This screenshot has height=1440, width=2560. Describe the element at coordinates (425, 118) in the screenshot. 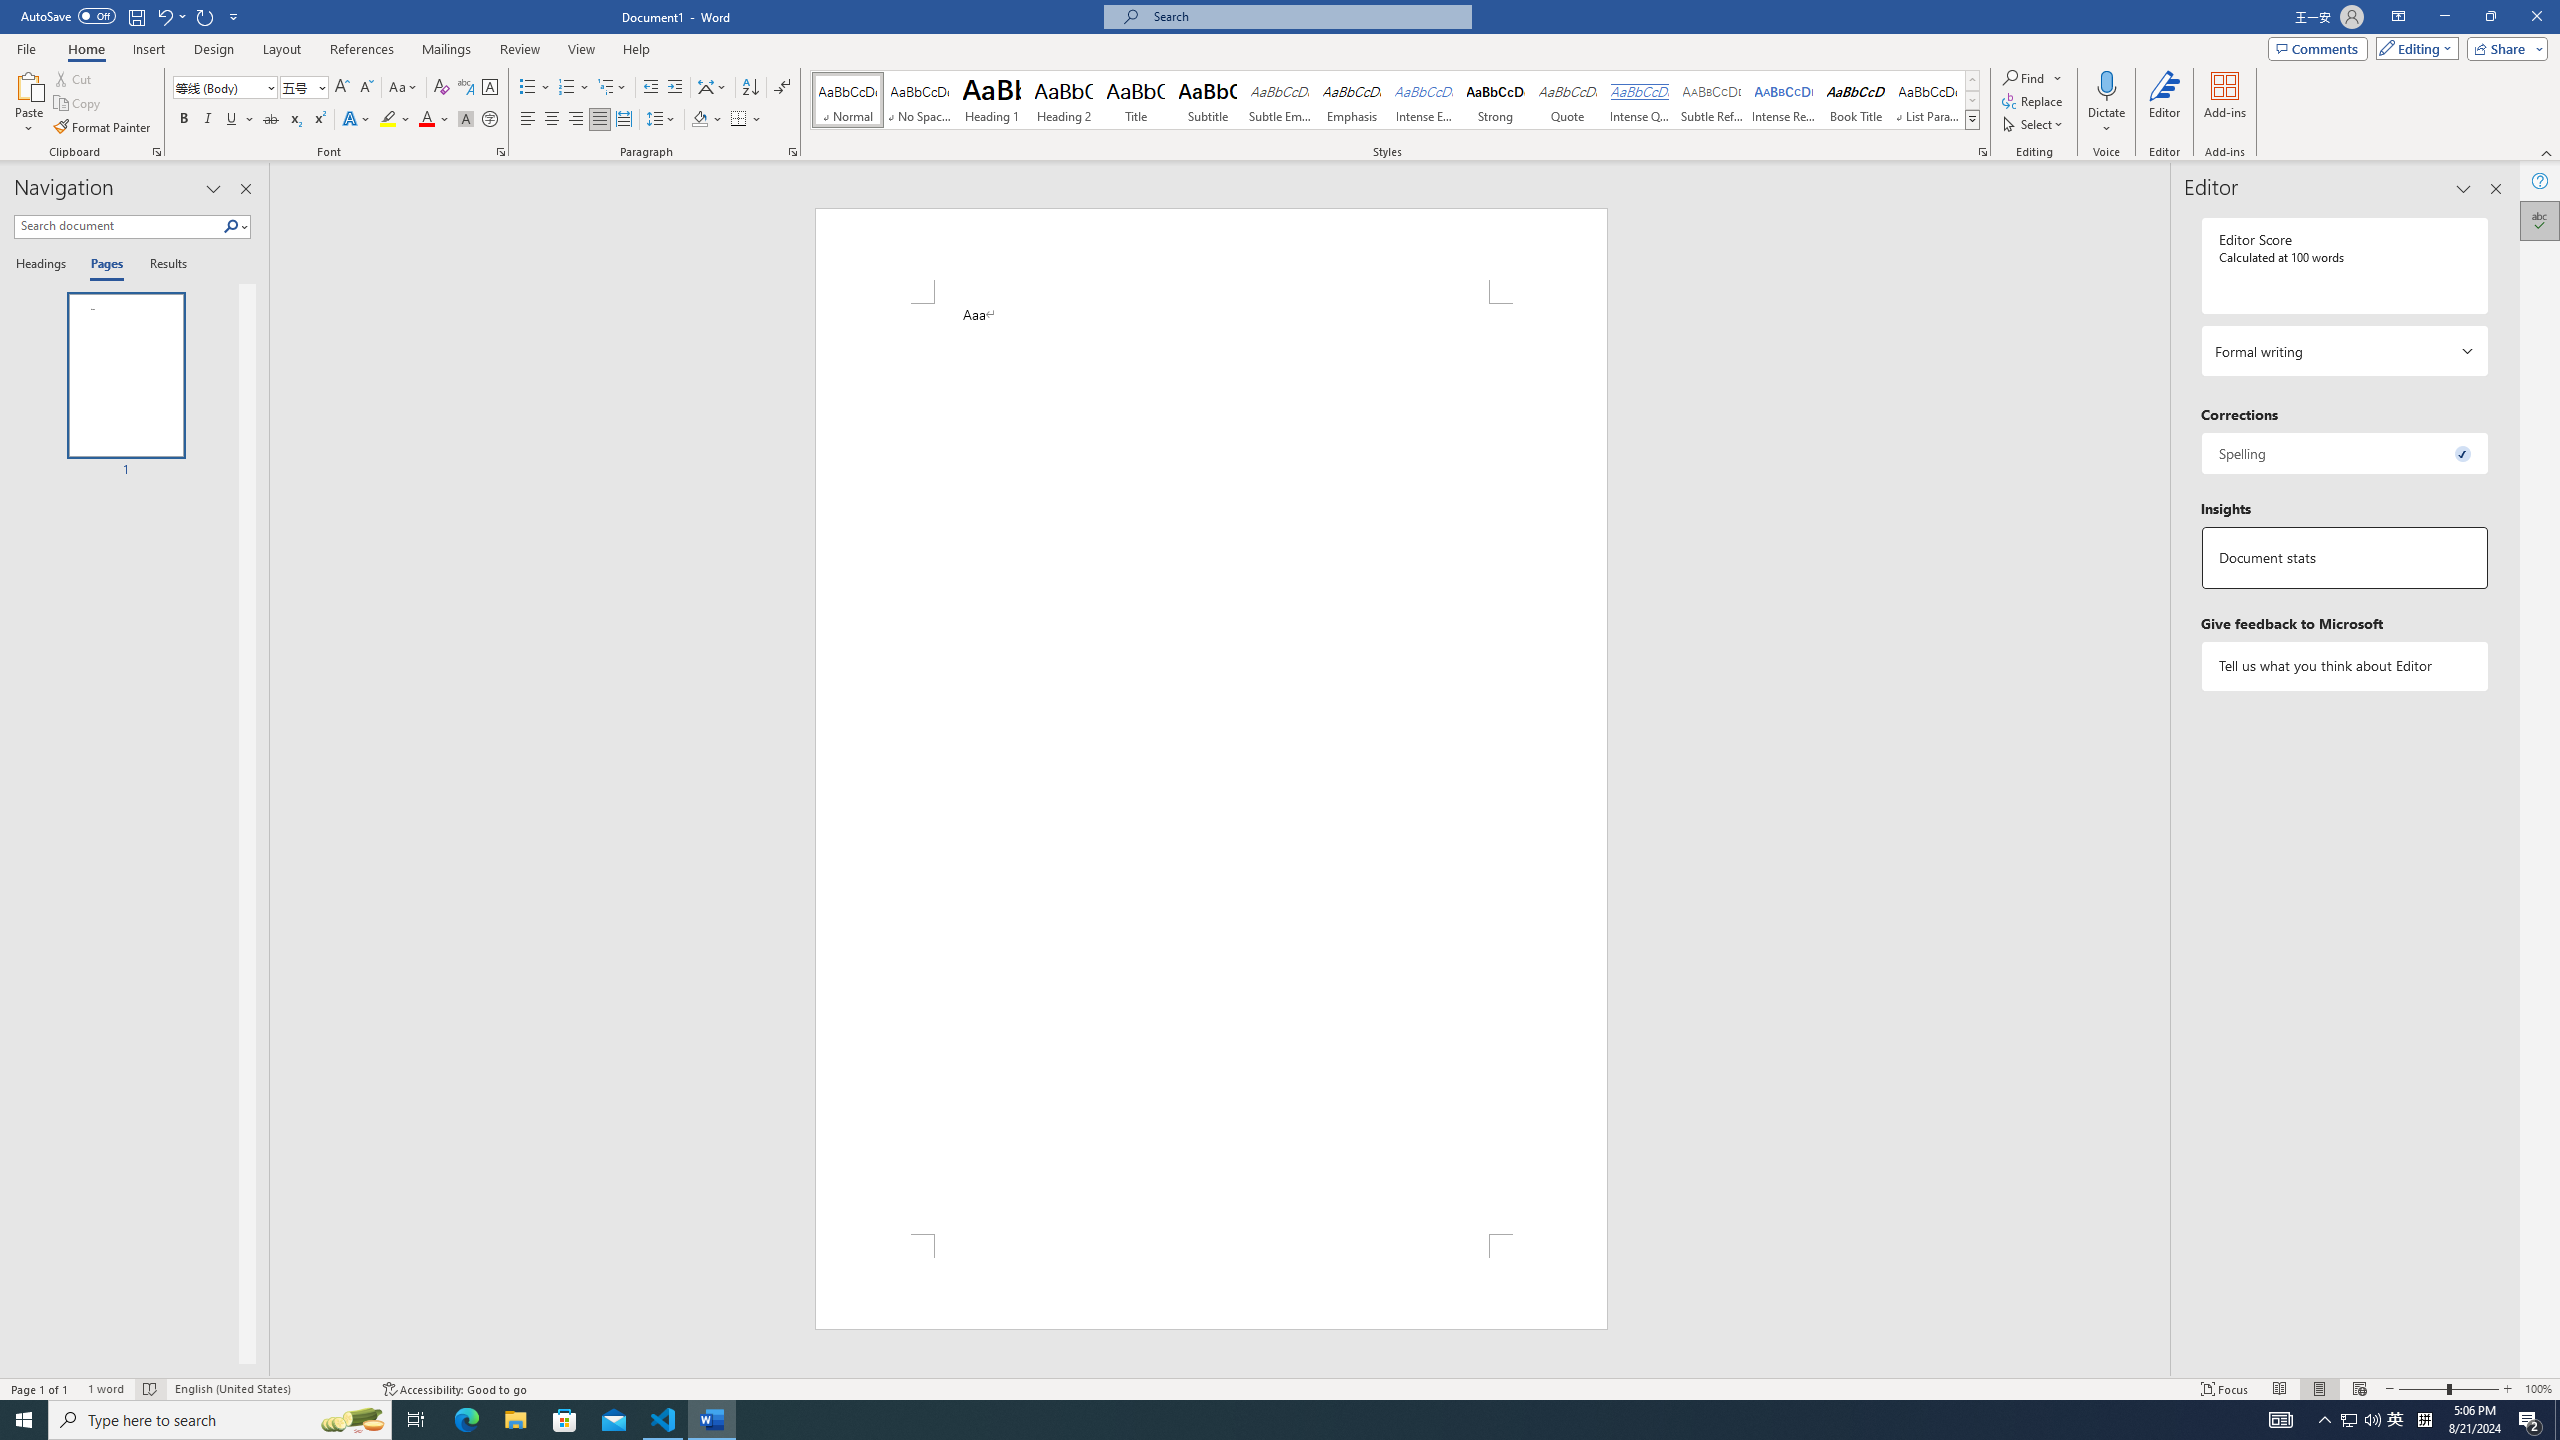

I see `'Font Color Red'` at that location.